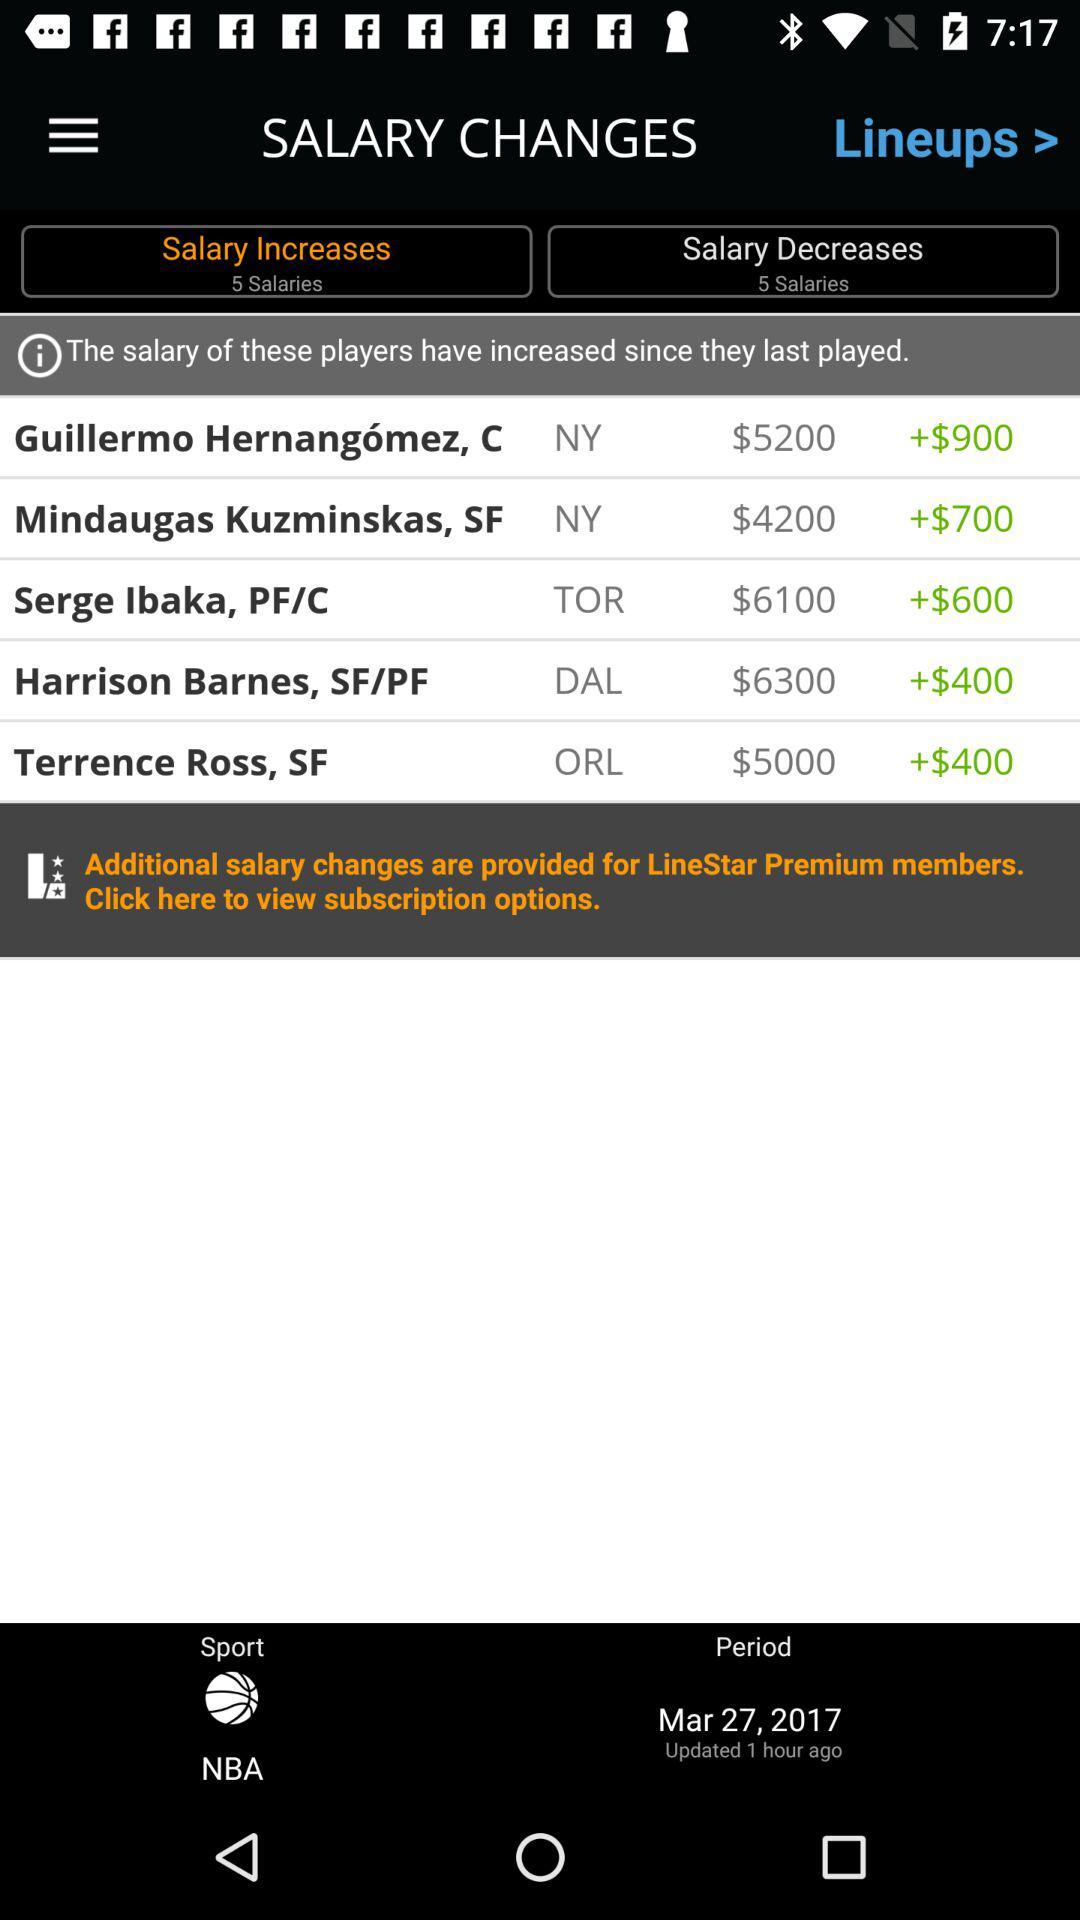  What do you see at coordinates (631, 597) in the screenshot?
I see `tor item` at bounding box center [631, 597].